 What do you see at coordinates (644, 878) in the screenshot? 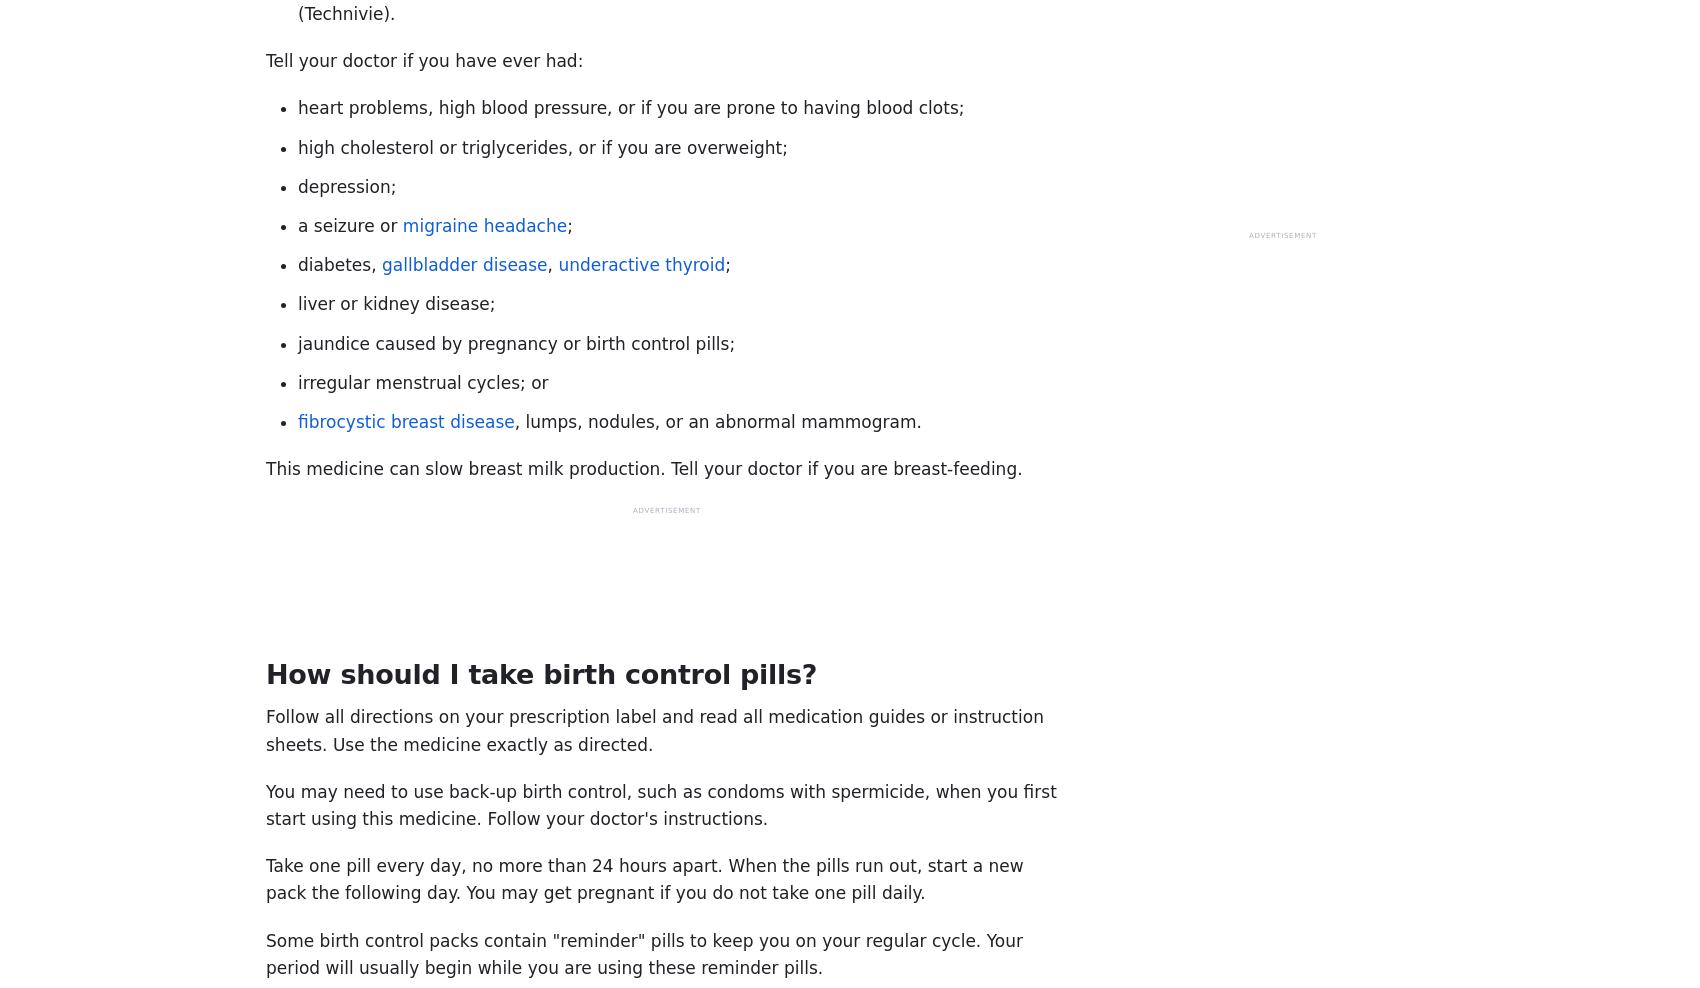
I see `'Take one pill every day, no more than 24 hours apart. When the pills run out, start a new pack the following day. You may get pregnant if you do not take one pill daily.'` at bounding box center [644, 878].